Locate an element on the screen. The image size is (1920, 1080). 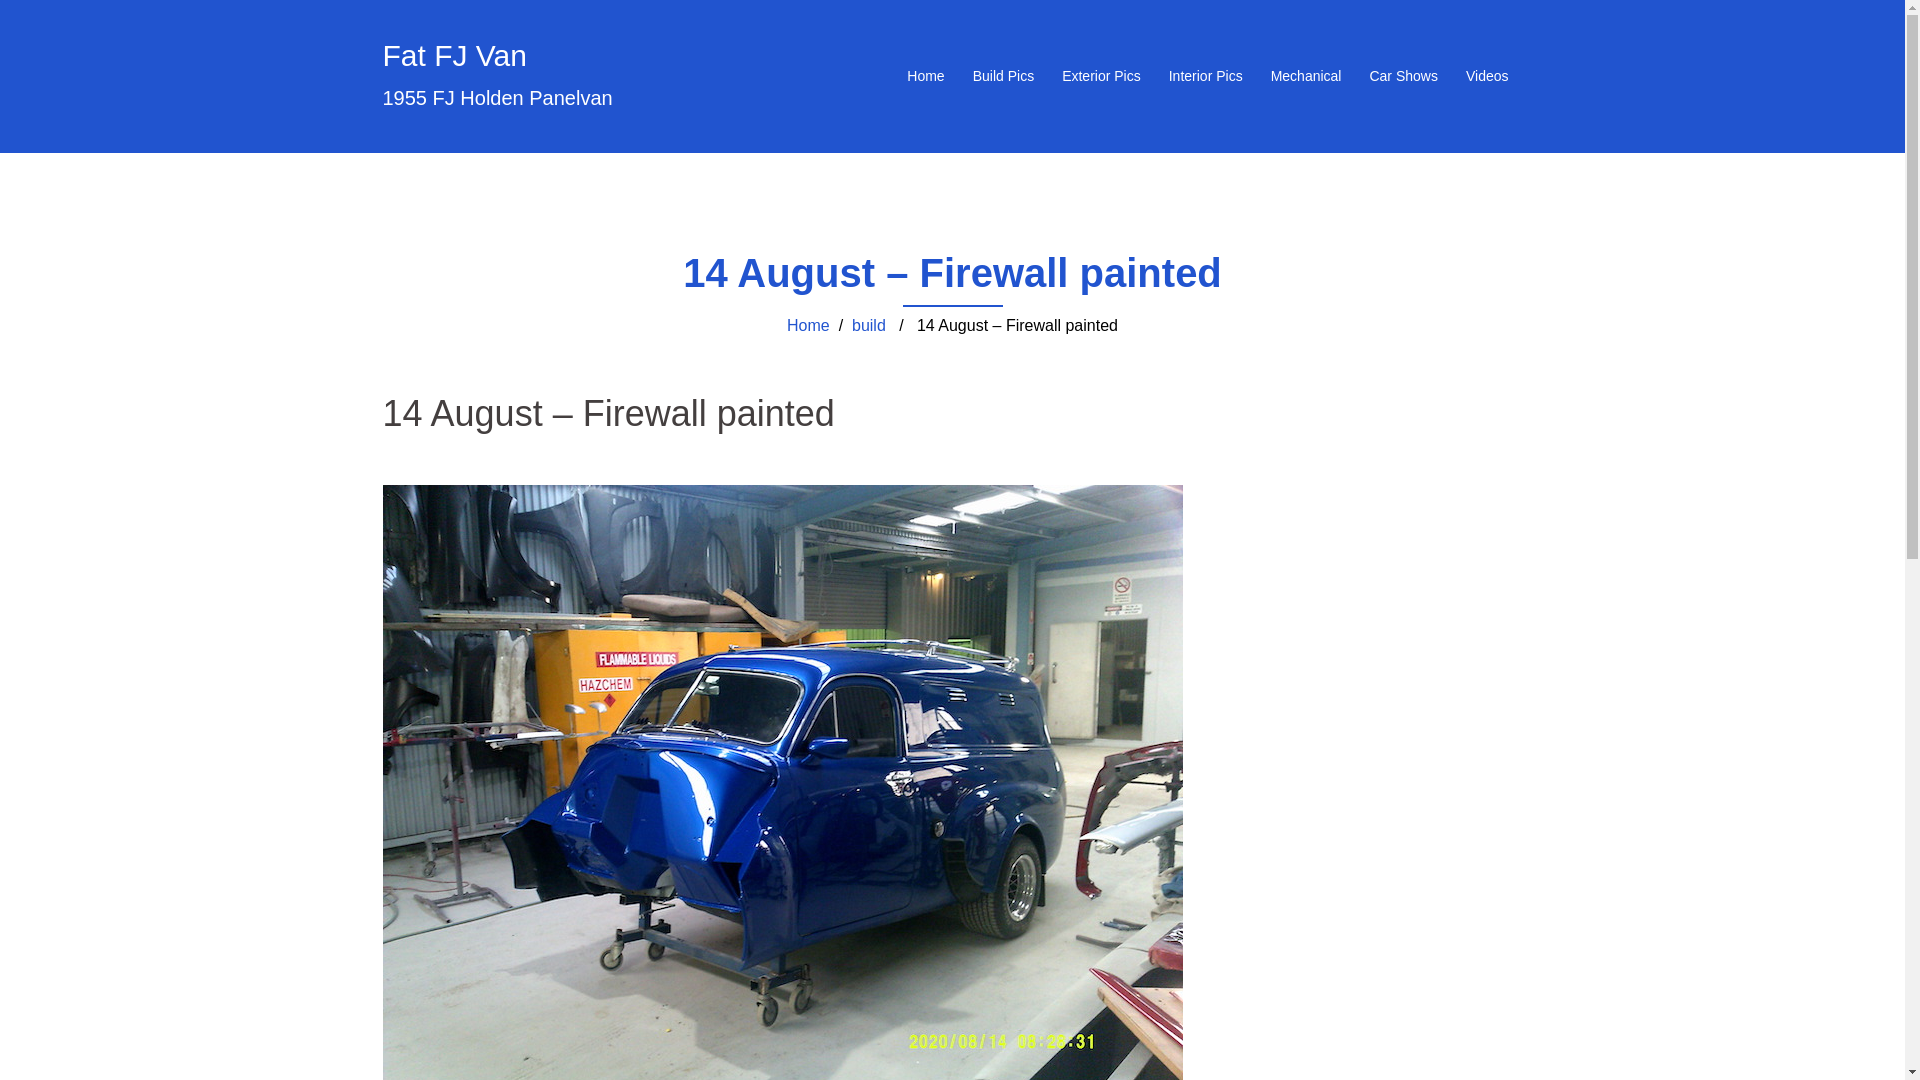
'Videos' is located at coordinates (1487, 75).